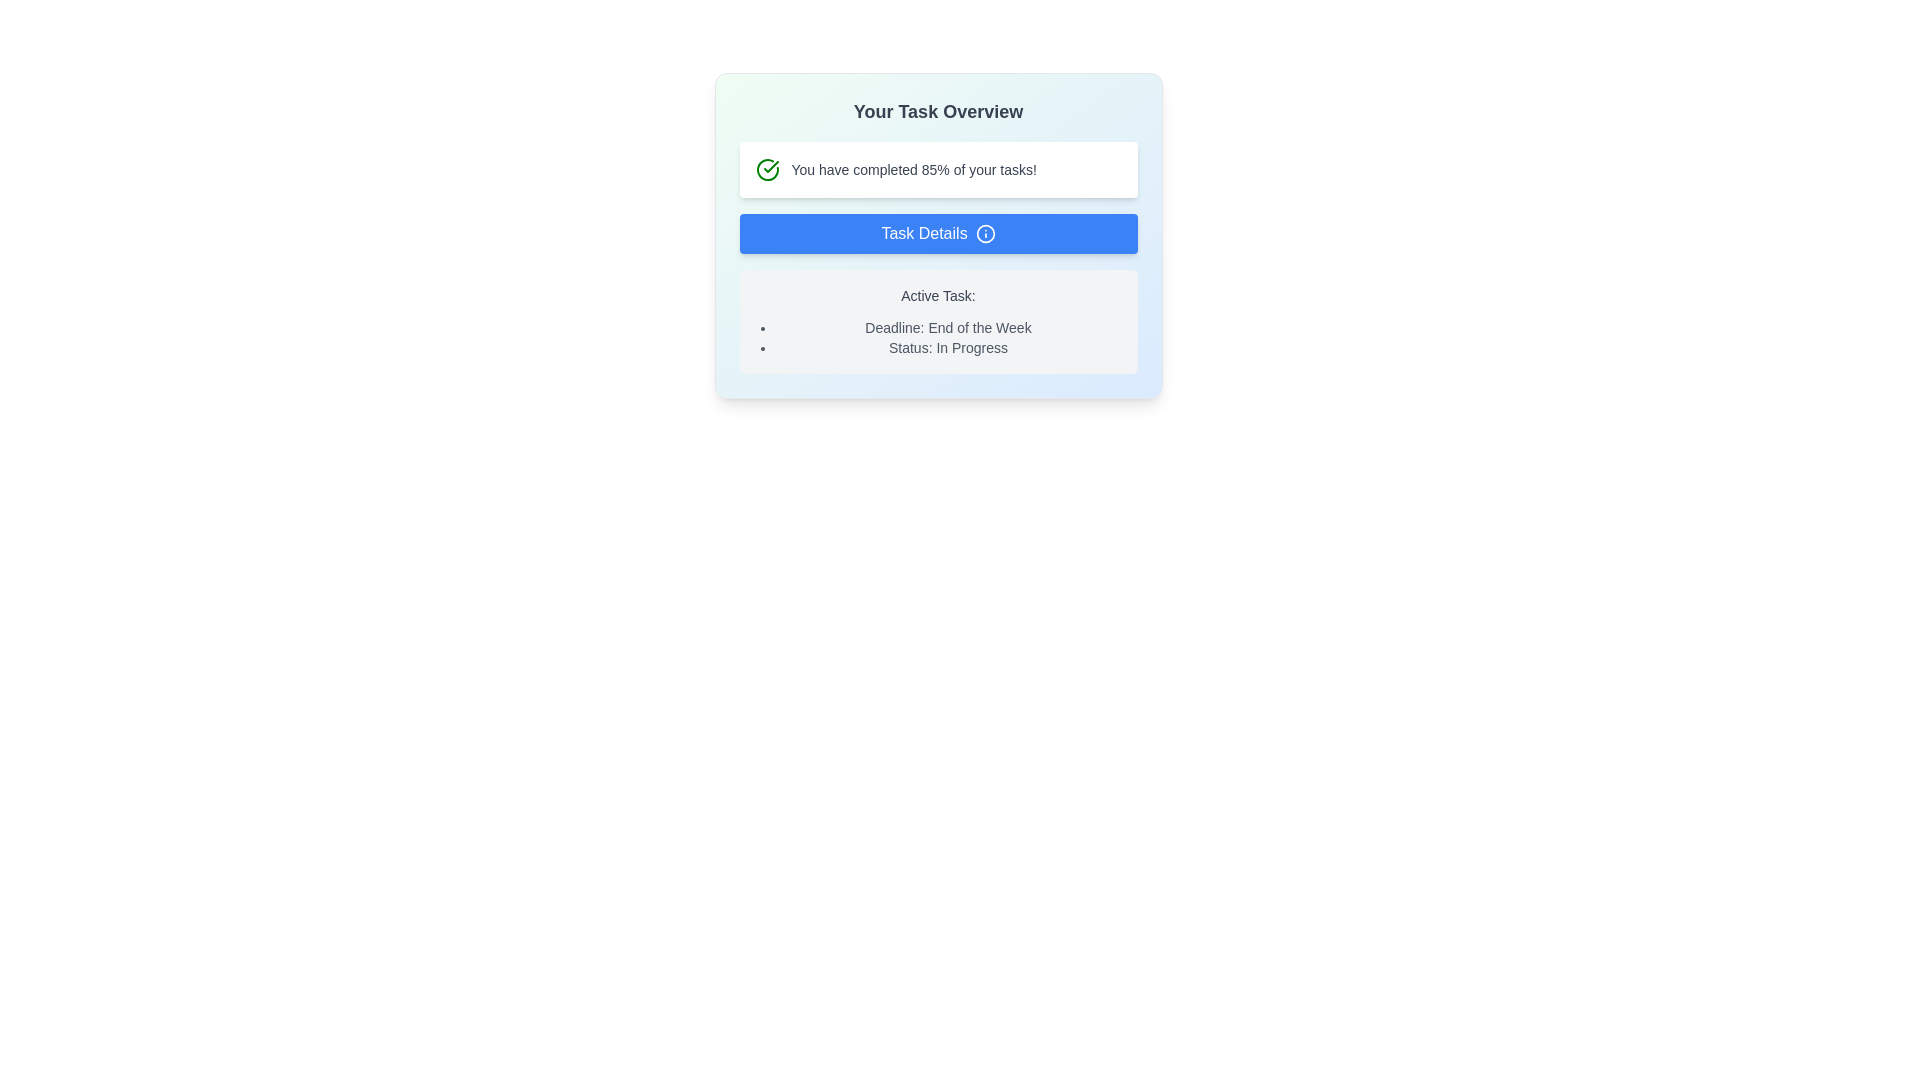 The width and height of the screenshot is (1920, 1080). I want to click on the information indicated by the circular icon featuring an 'i' symbol, which is positioned to the right of the 'Task Details' button, so click(985, 233).